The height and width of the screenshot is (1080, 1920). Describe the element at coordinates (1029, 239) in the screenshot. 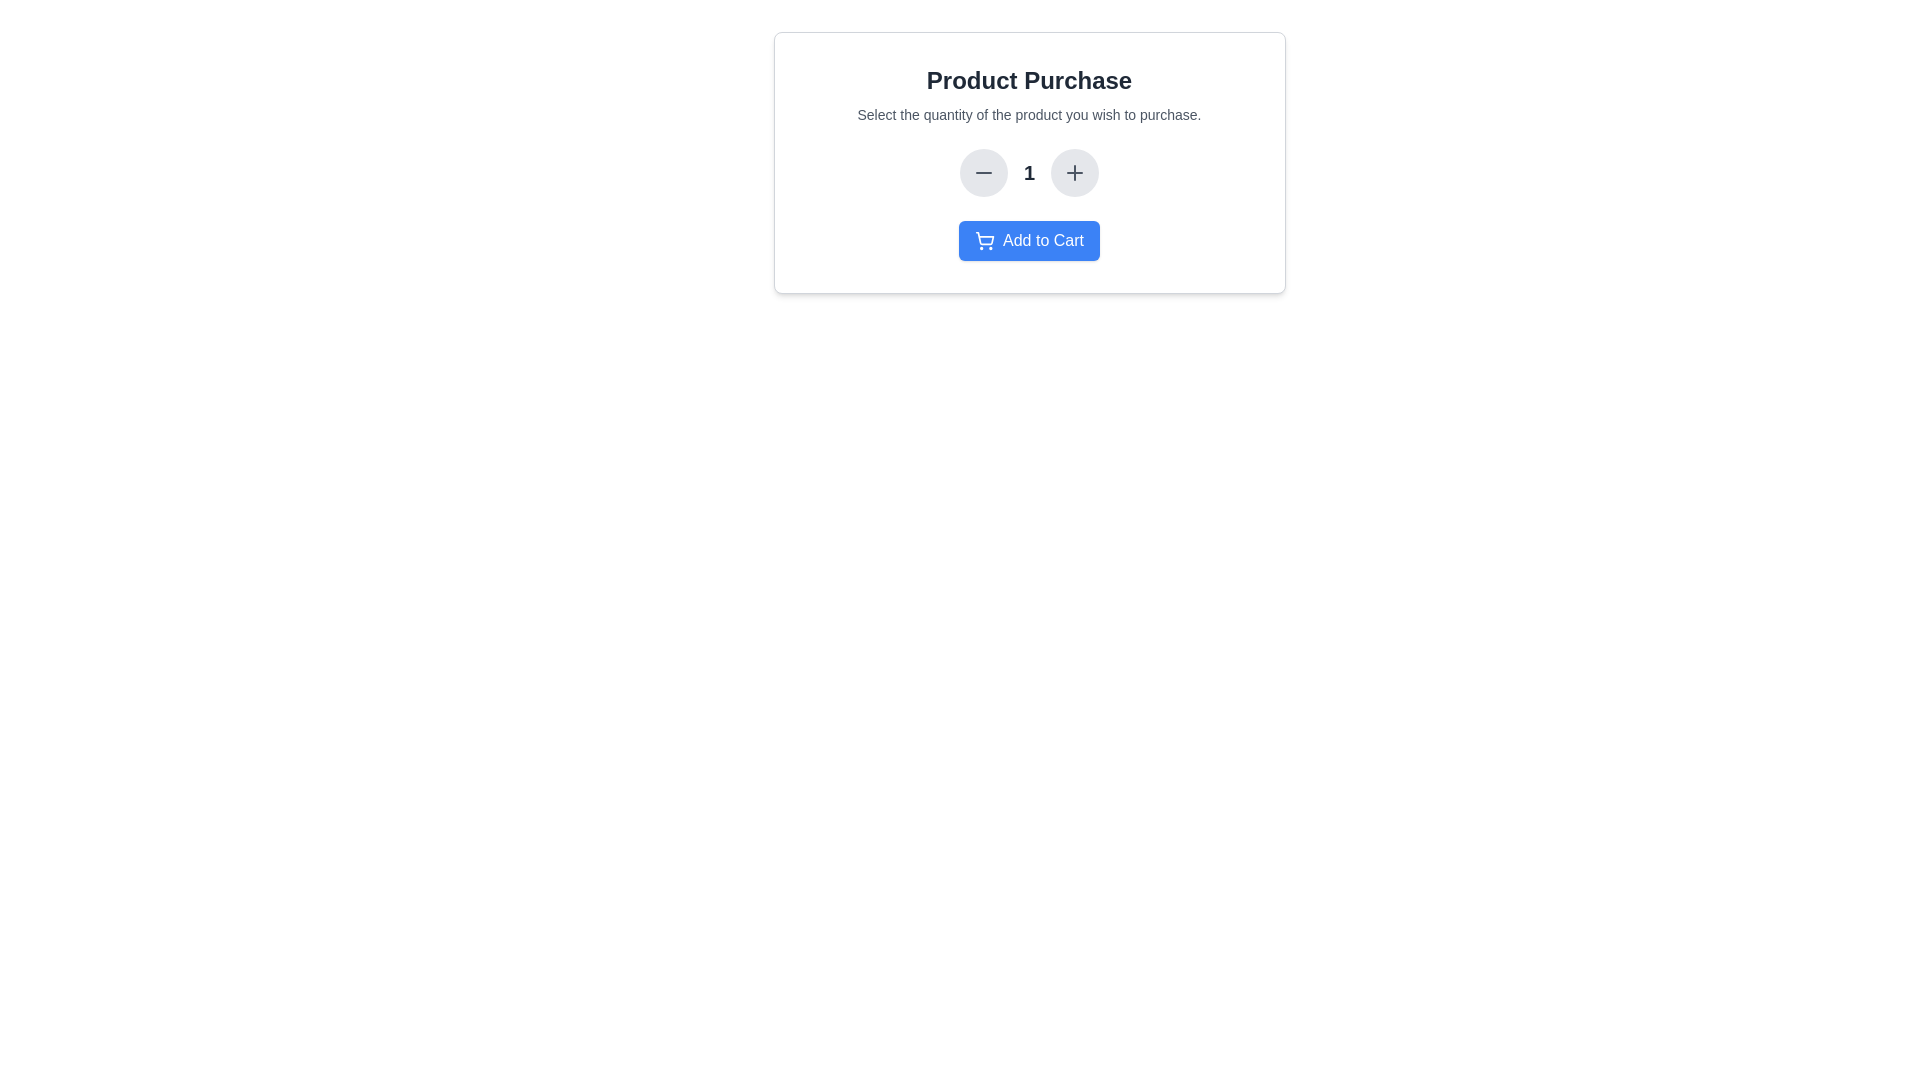

I see `the button labeled 'Add to Cart' located at the bottom of the 'Product Purchase' card` at that location.